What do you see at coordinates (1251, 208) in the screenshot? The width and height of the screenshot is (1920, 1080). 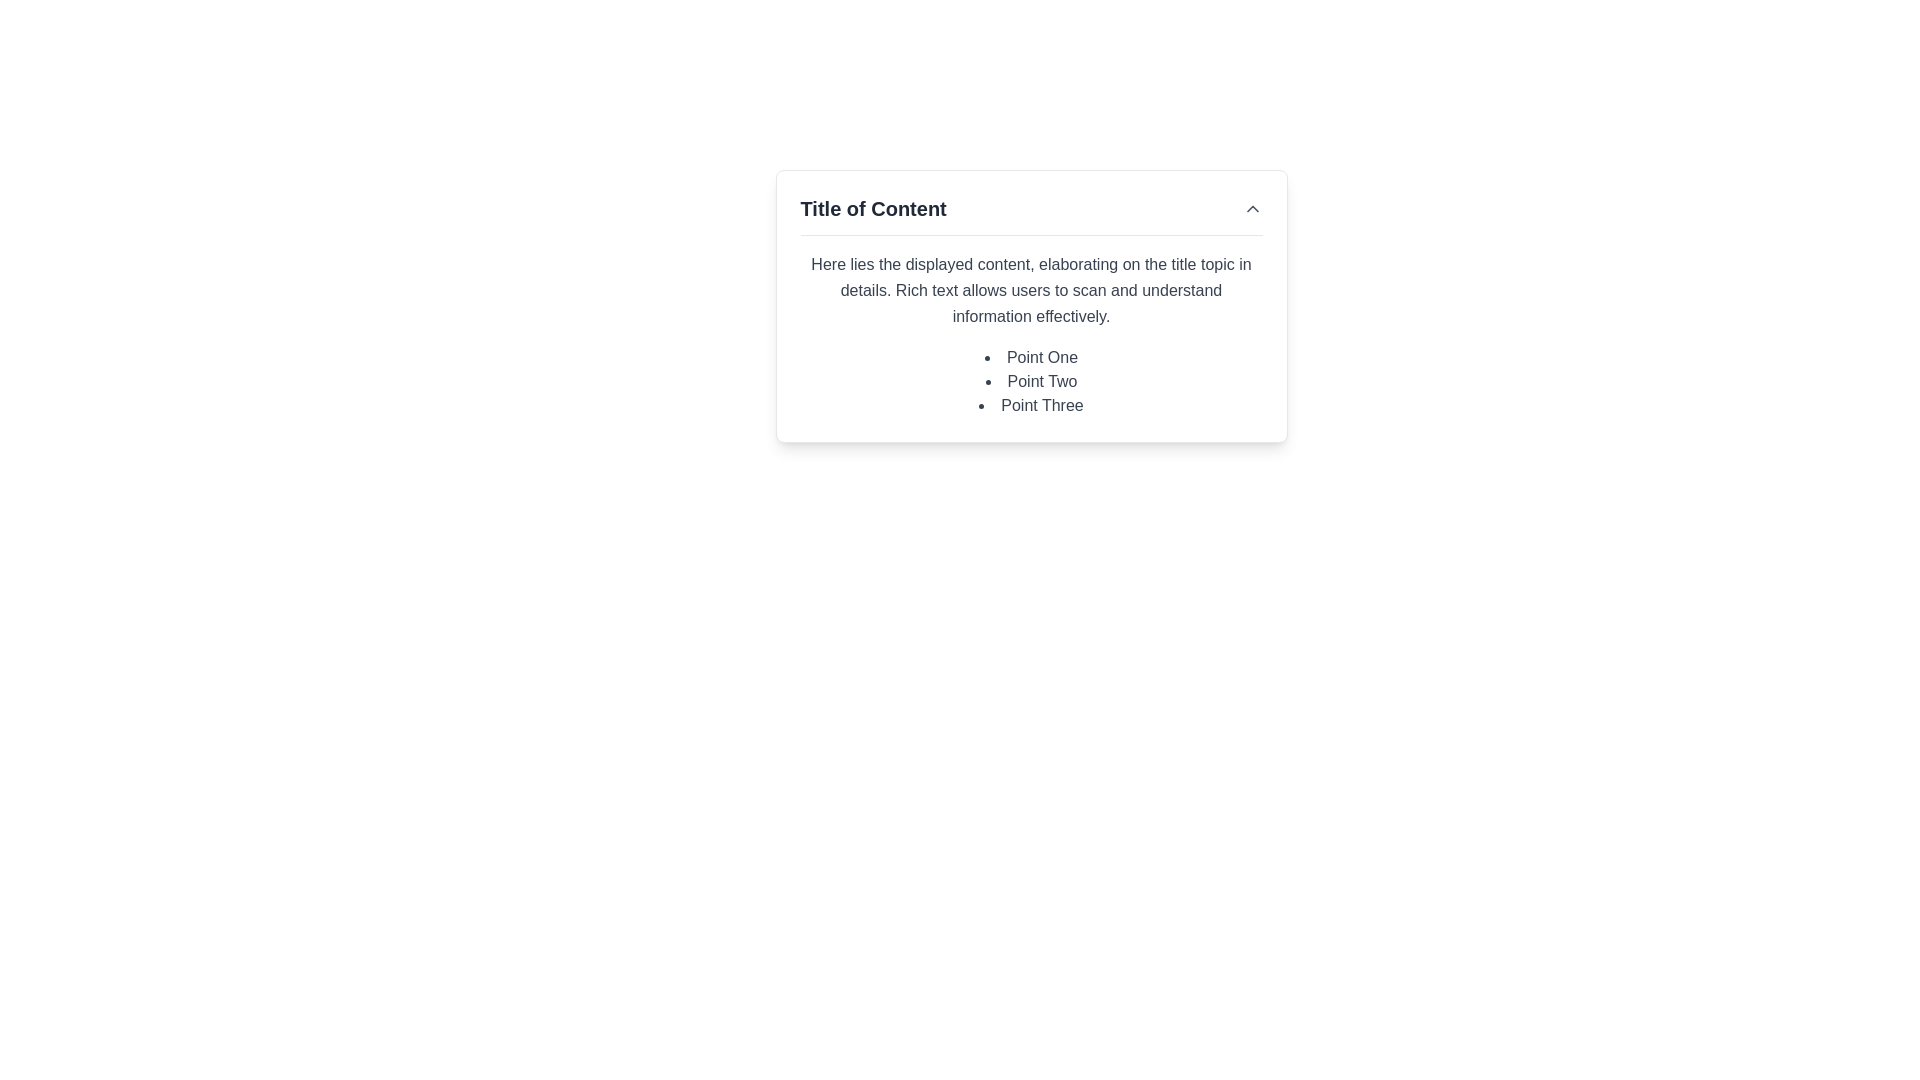 I see `the upward-pointing chevron arrow icon button located at the far right of the title section in the content card header` at bounding box center [1251, 208].